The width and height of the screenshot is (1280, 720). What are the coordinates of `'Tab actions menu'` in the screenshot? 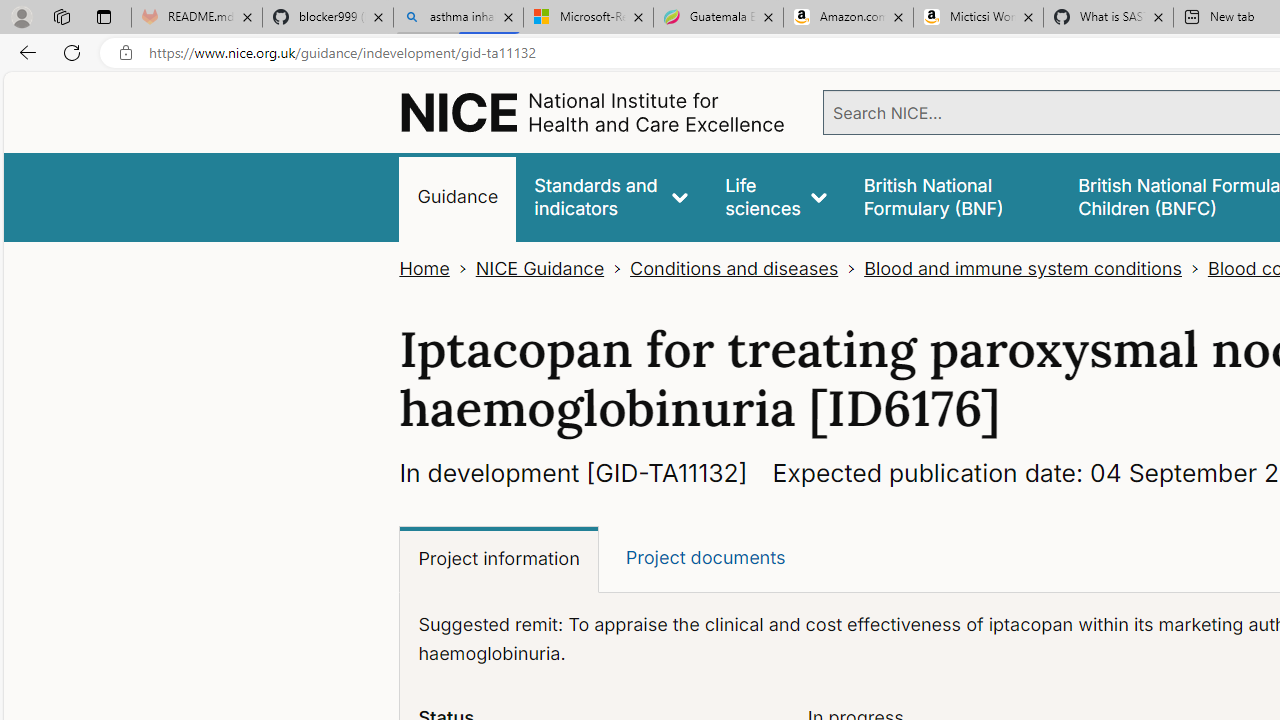 It's located at (103, 16).